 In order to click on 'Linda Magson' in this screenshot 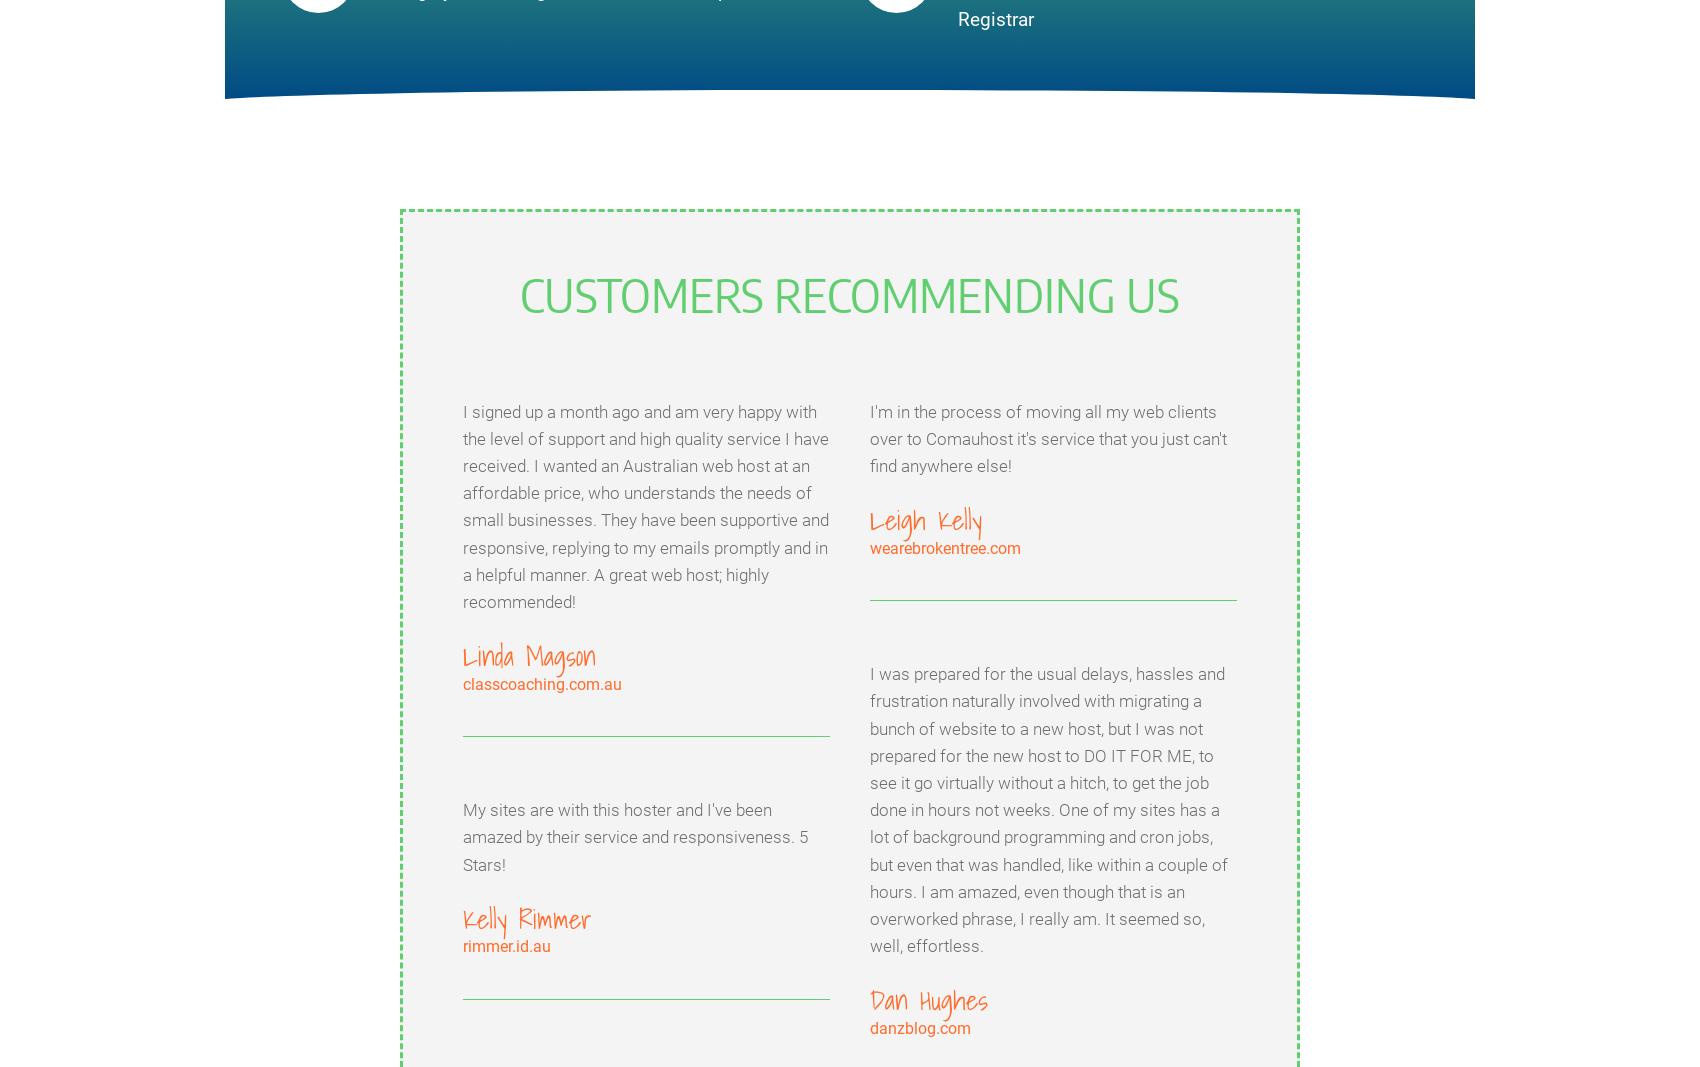, I will do `click(529, 655)`.